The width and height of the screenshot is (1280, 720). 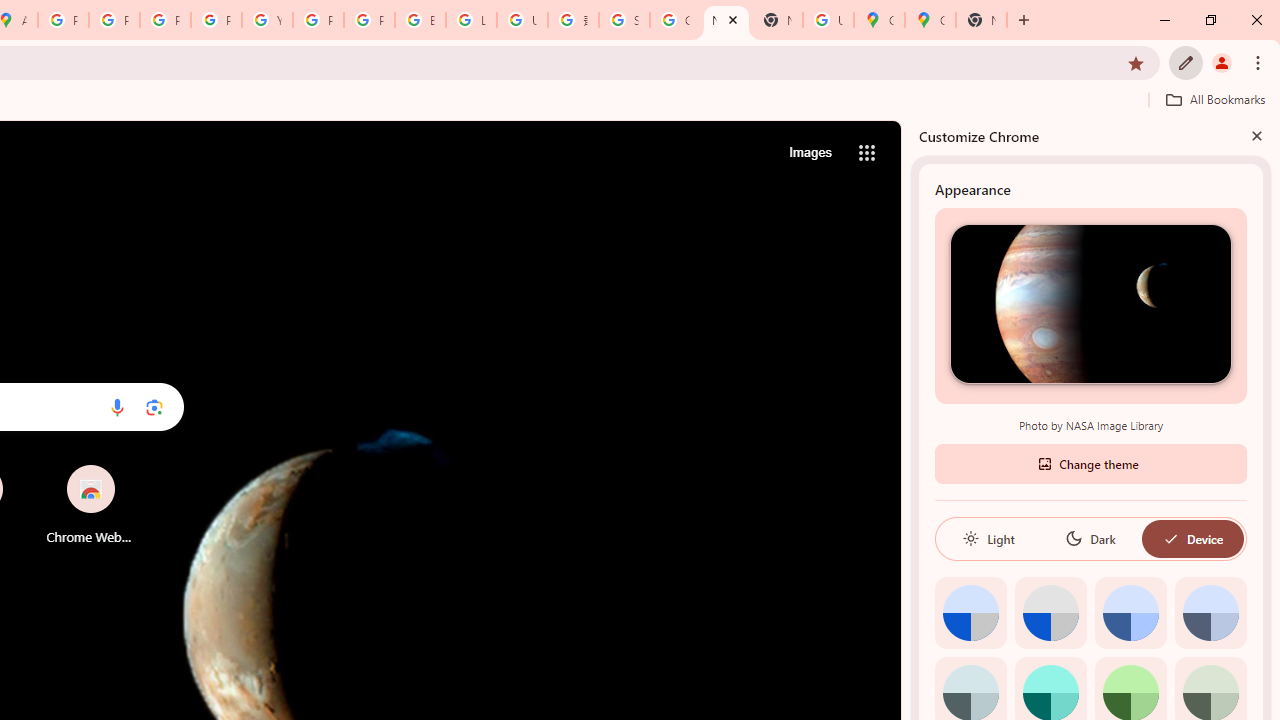 What do you see at coordinates (970, 611) in the screenshot?
I see `'Default color'` at bounding box center [970, 611].